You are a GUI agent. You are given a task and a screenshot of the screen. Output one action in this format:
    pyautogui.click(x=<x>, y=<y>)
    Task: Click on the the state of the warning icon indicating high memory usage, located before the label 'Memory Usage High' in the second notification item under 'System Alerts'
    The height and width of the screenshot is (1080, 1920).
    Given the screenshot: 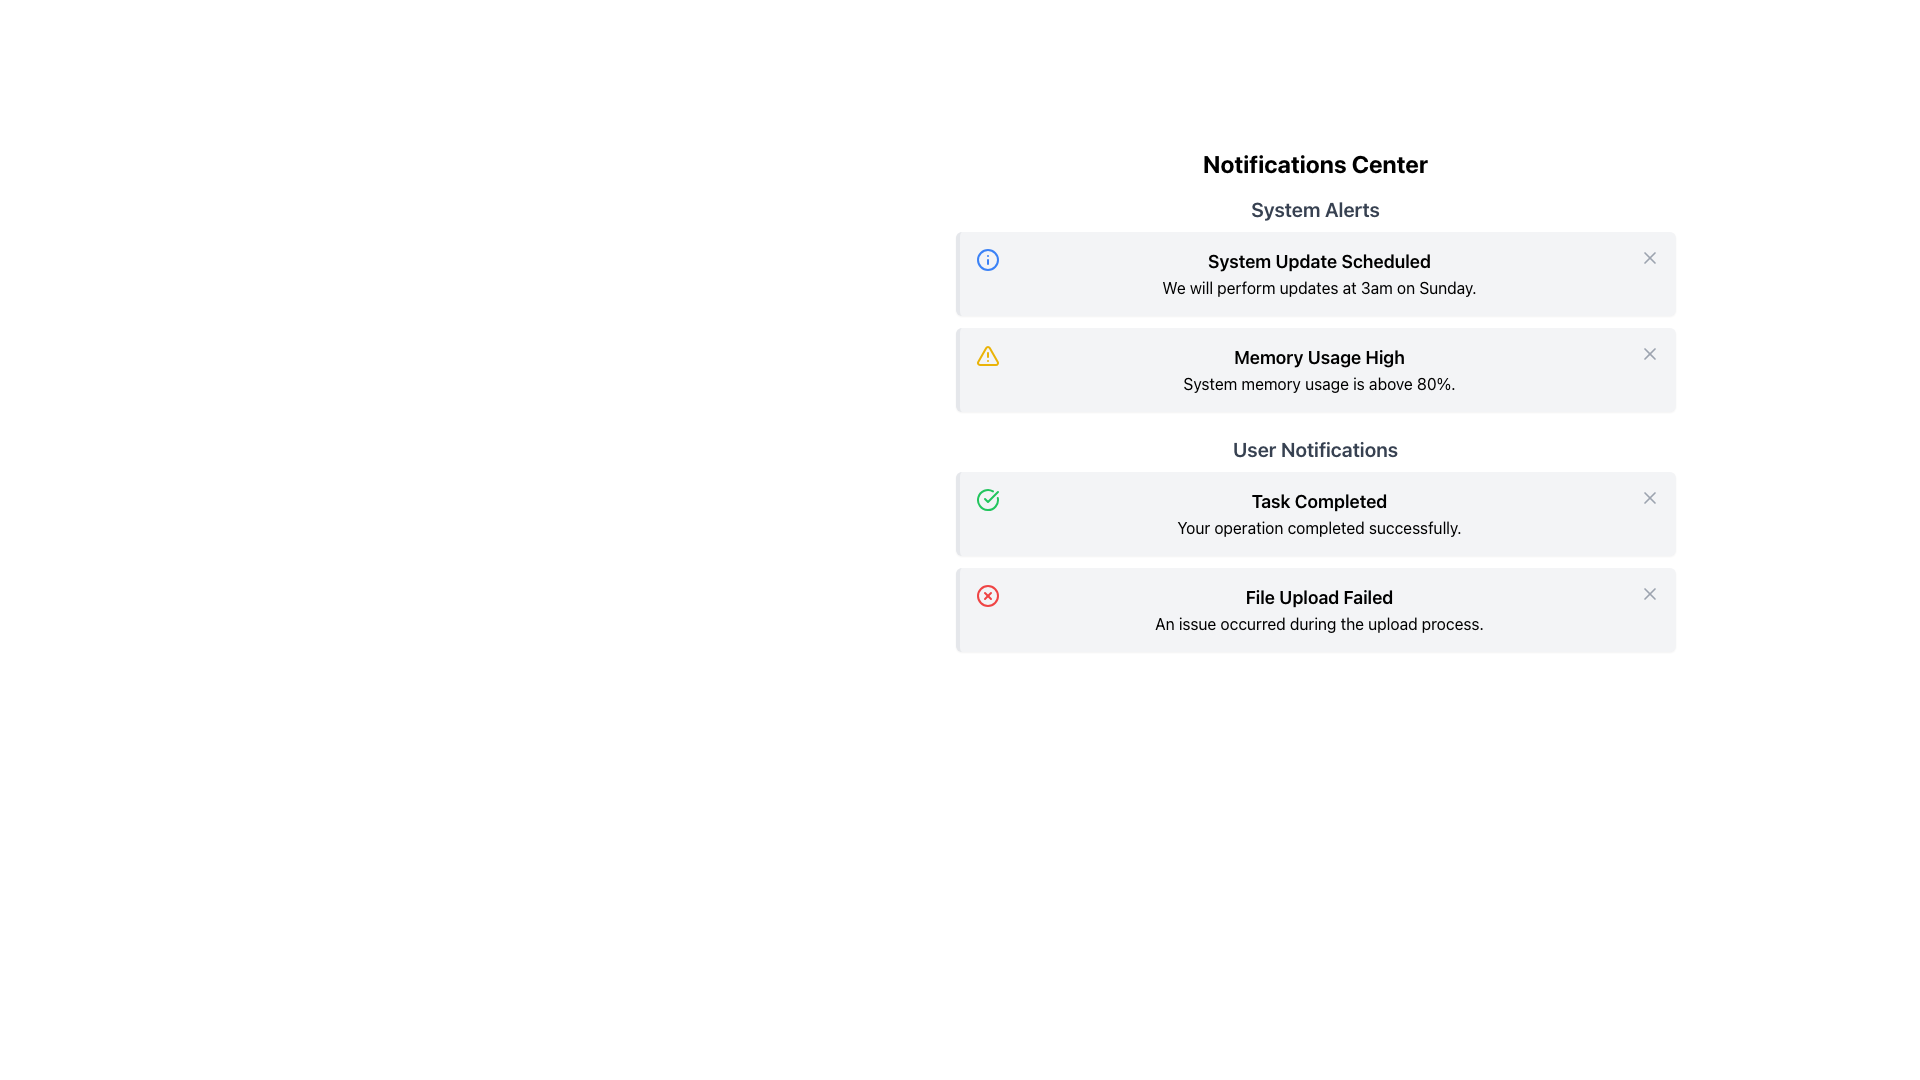 What is the action you would take?
    pyautogui.click(x=987, y=354)
    